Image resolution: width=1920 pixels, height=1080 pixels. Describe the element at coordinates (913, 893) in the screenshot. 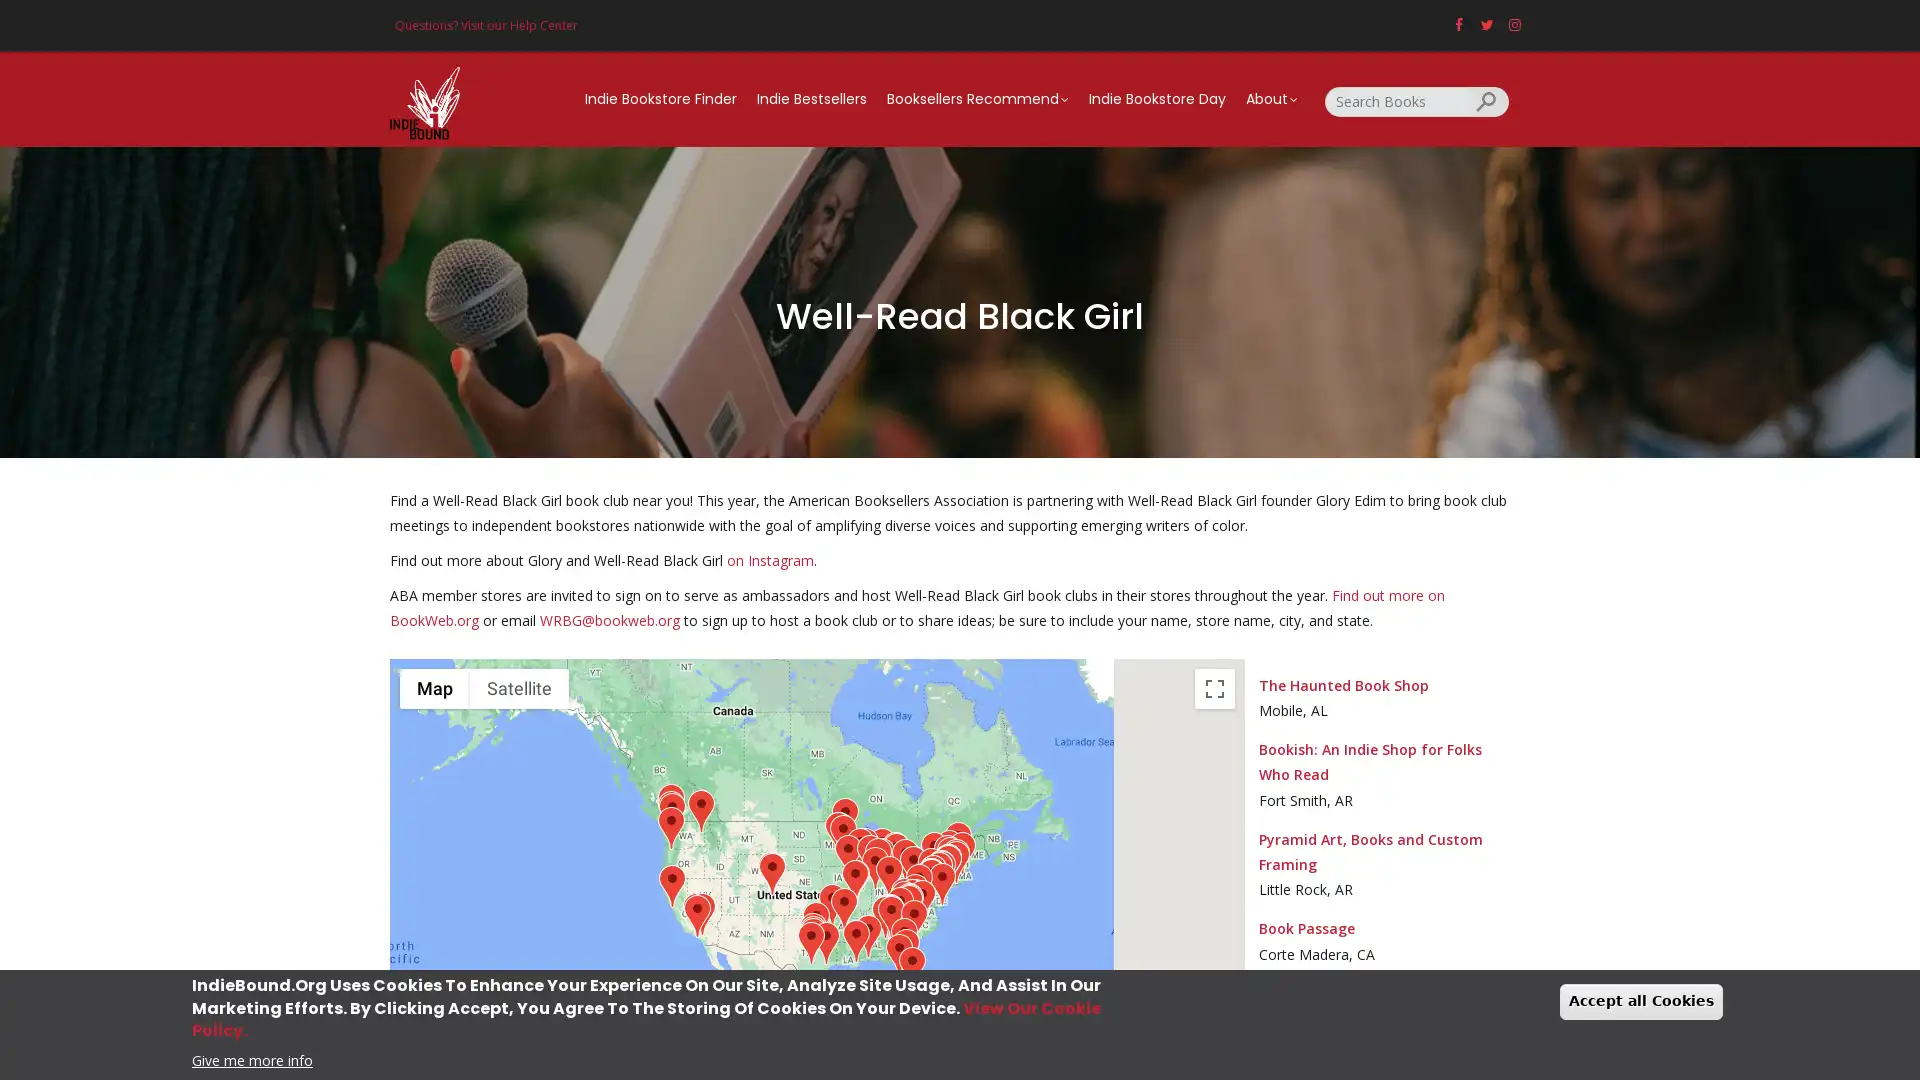

I see `Books and Crannies` at that location.